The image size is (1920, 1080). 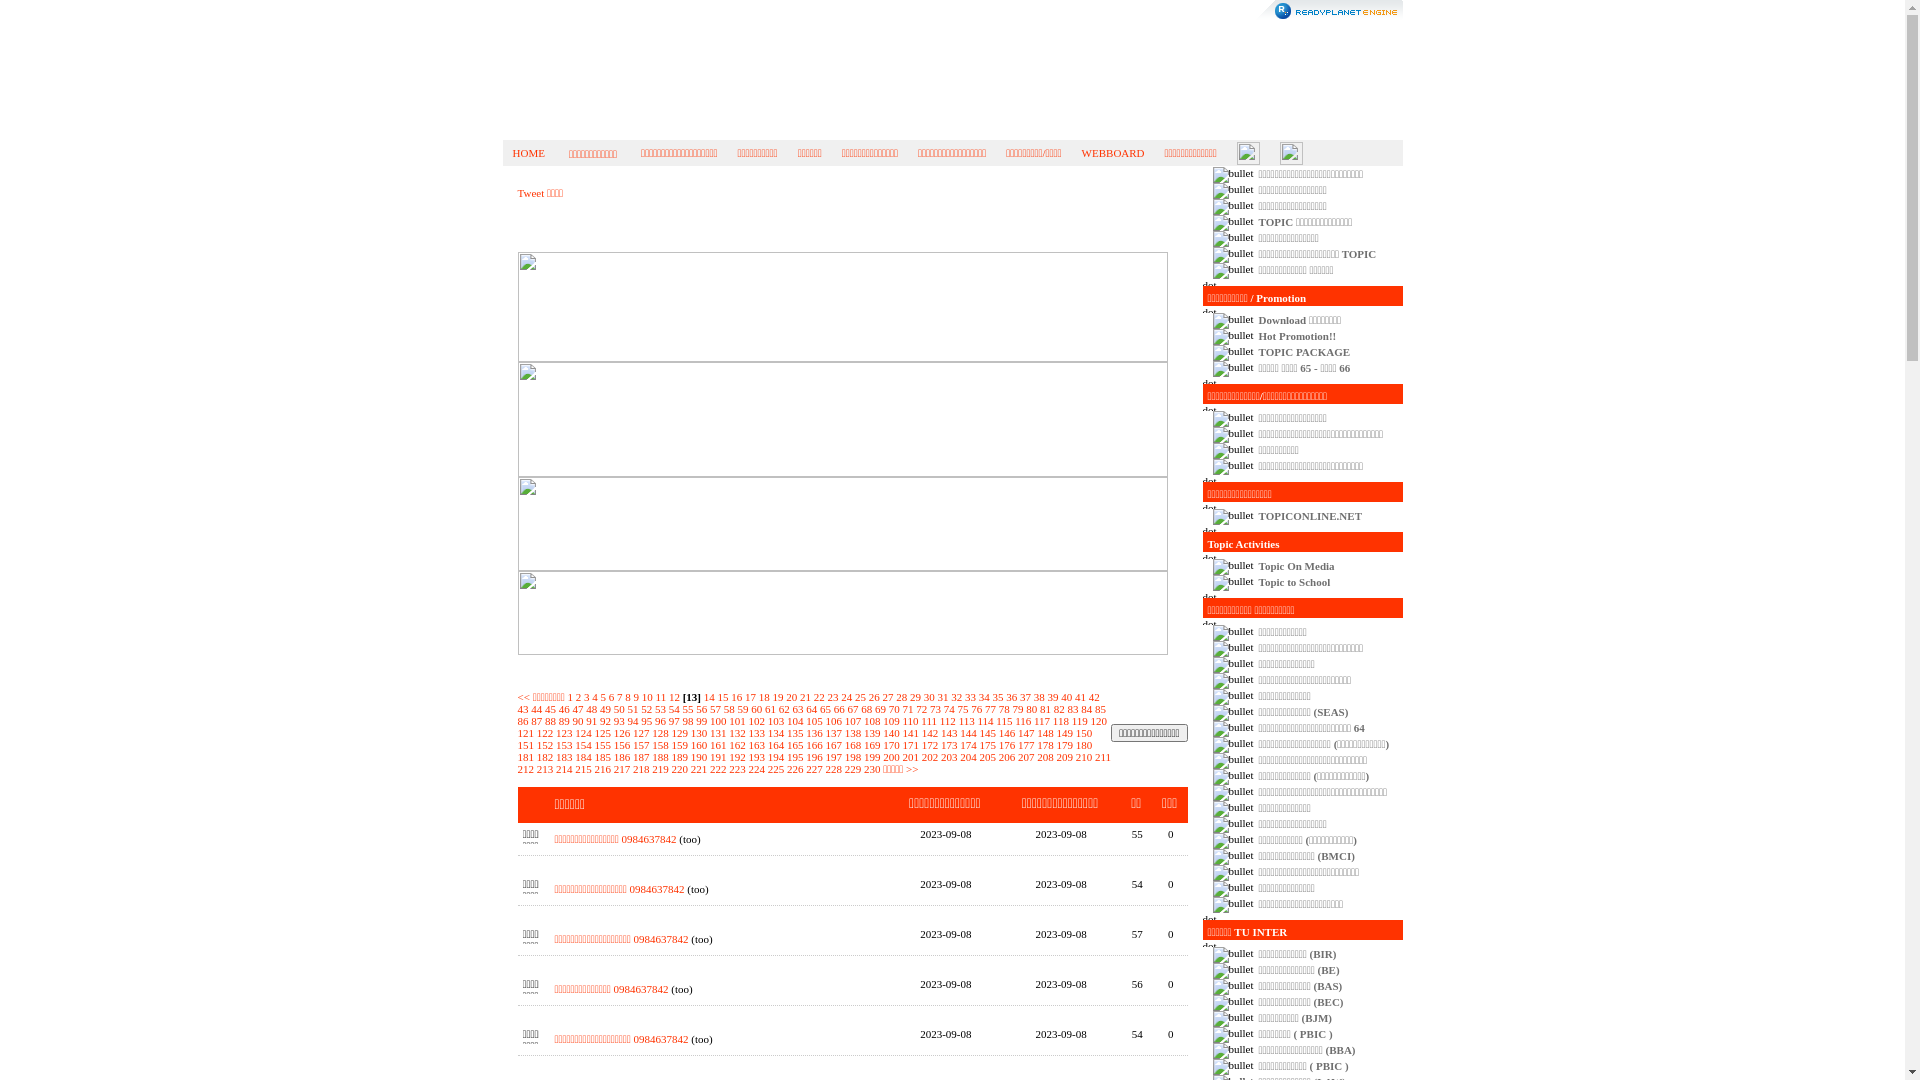 What do you see at coordinates (594, 696) in the screenshot?
I see `'4'` at bounding box center [594, 696].